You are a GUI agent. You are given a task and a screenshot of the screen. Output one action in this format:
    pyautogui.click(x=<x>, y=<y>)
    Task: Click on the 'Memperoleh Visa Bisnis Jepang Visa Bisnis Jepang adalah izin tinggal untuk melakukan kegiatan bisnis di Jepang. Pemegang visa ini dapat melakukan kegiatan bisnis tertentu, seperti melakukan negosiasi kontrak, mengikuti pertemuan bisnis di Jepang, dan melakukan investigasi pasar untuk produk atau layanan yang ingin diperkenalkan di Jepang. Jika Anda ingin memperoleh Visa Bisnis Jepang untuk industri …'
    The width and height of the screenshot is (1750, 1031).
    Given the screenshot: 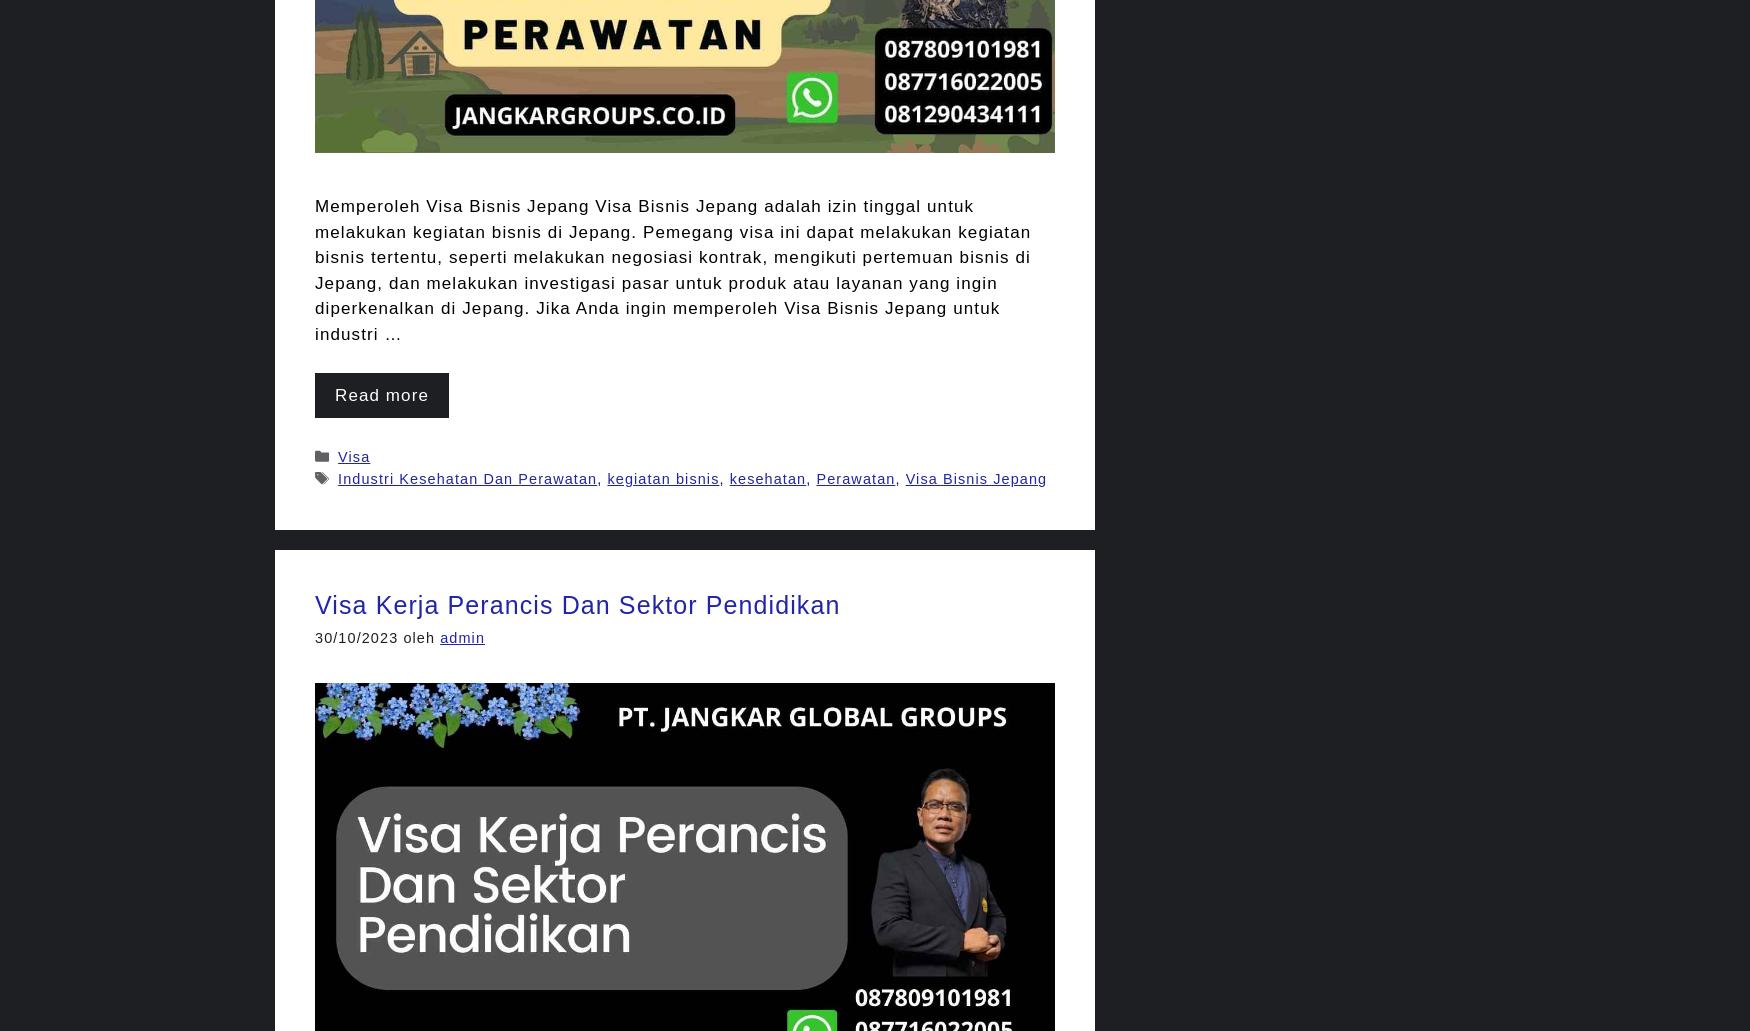 What is the action you would take?
    pyautogui.click(x=672, y=270)
    